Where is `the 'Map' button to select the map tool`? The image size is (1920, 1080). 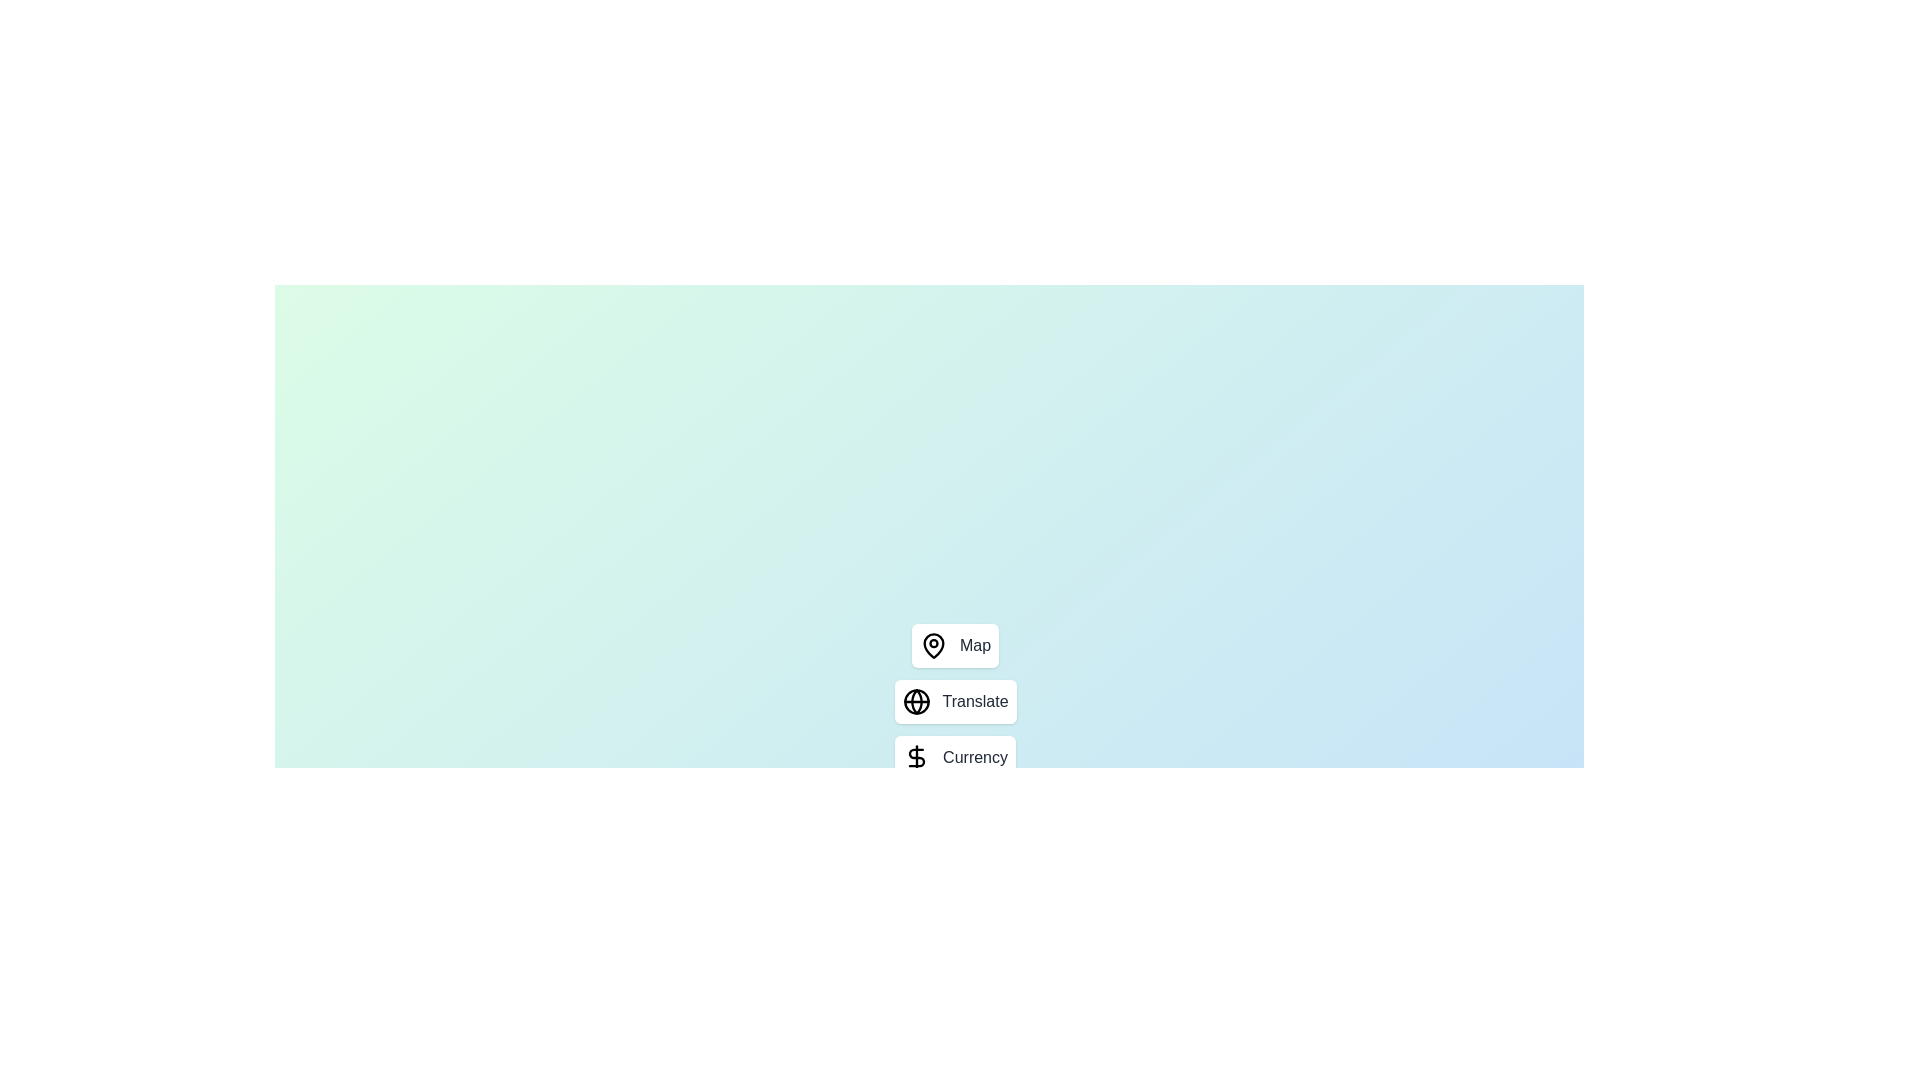 the 'Map' button to select the map tool is located at coordinates (954, 645).